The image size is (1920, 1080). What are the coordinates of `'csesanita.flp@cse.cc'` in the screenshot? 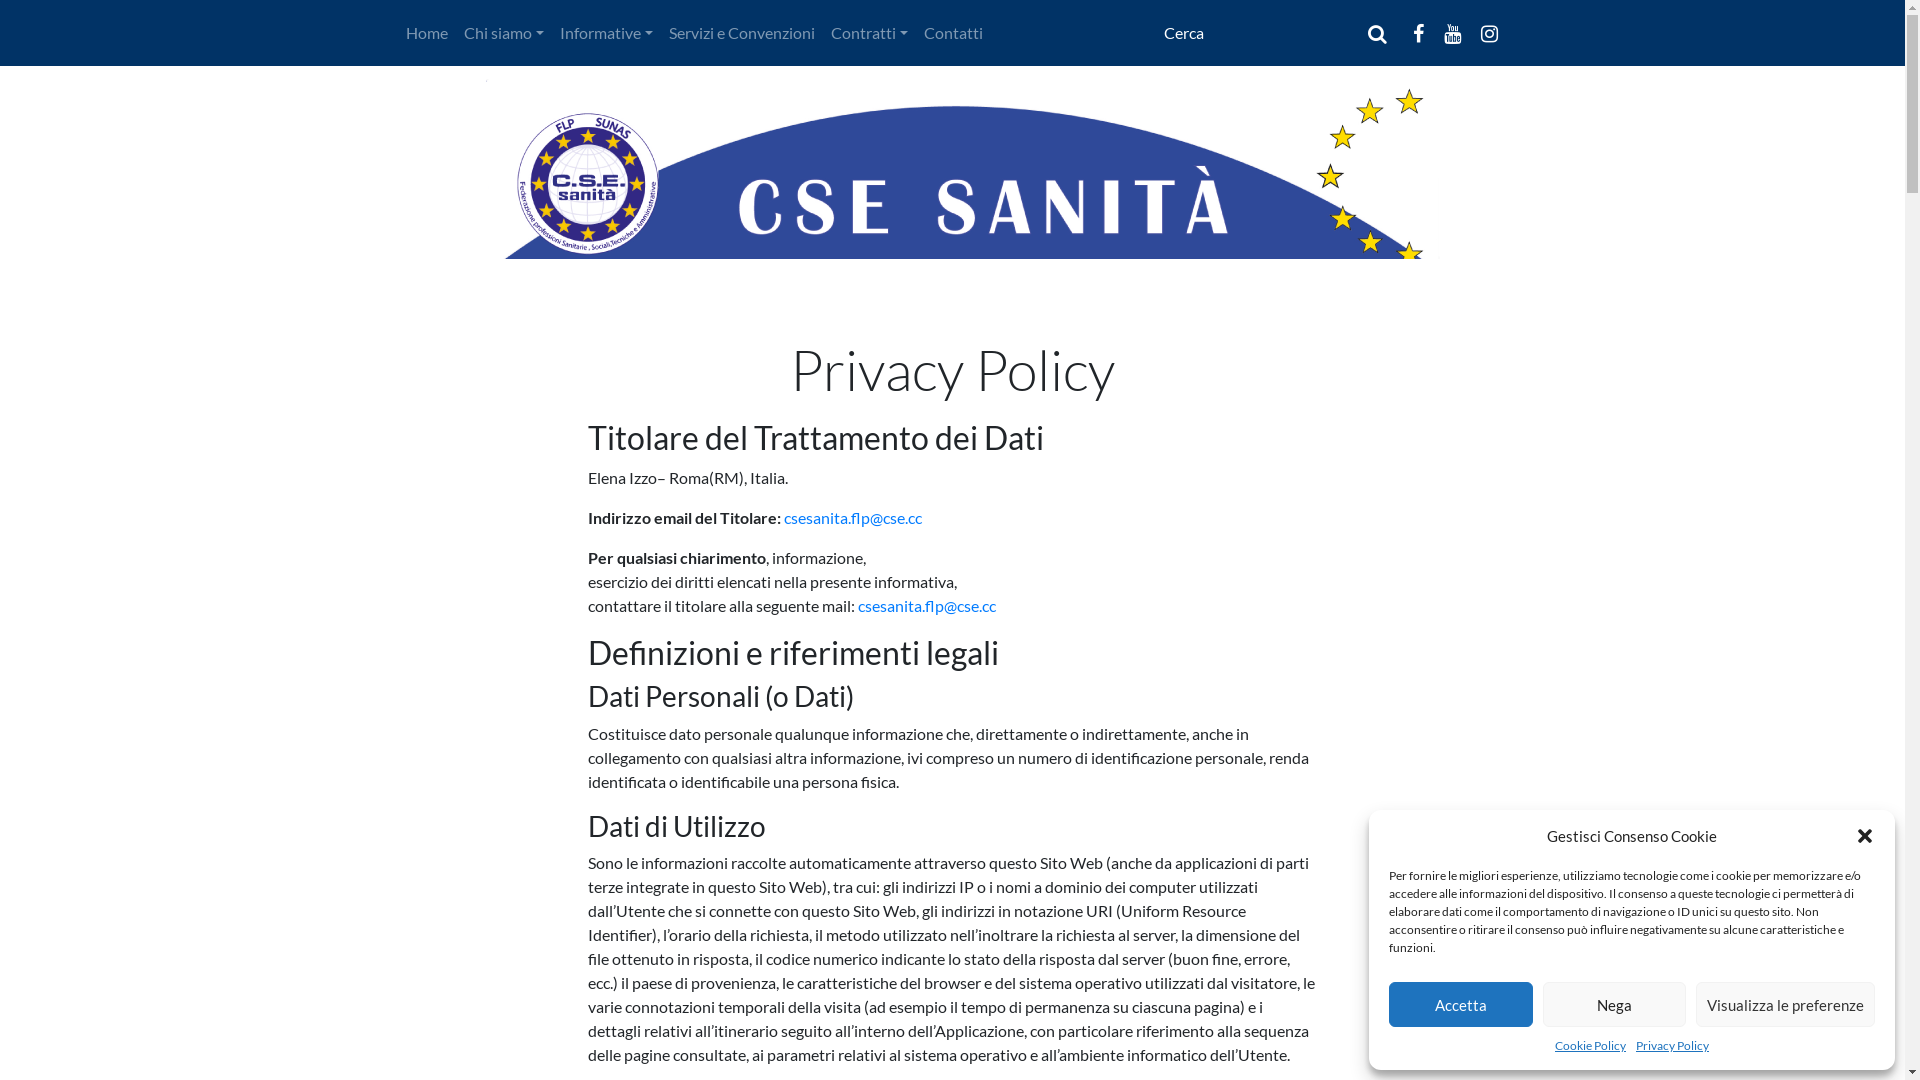 It's located at (925, 604).